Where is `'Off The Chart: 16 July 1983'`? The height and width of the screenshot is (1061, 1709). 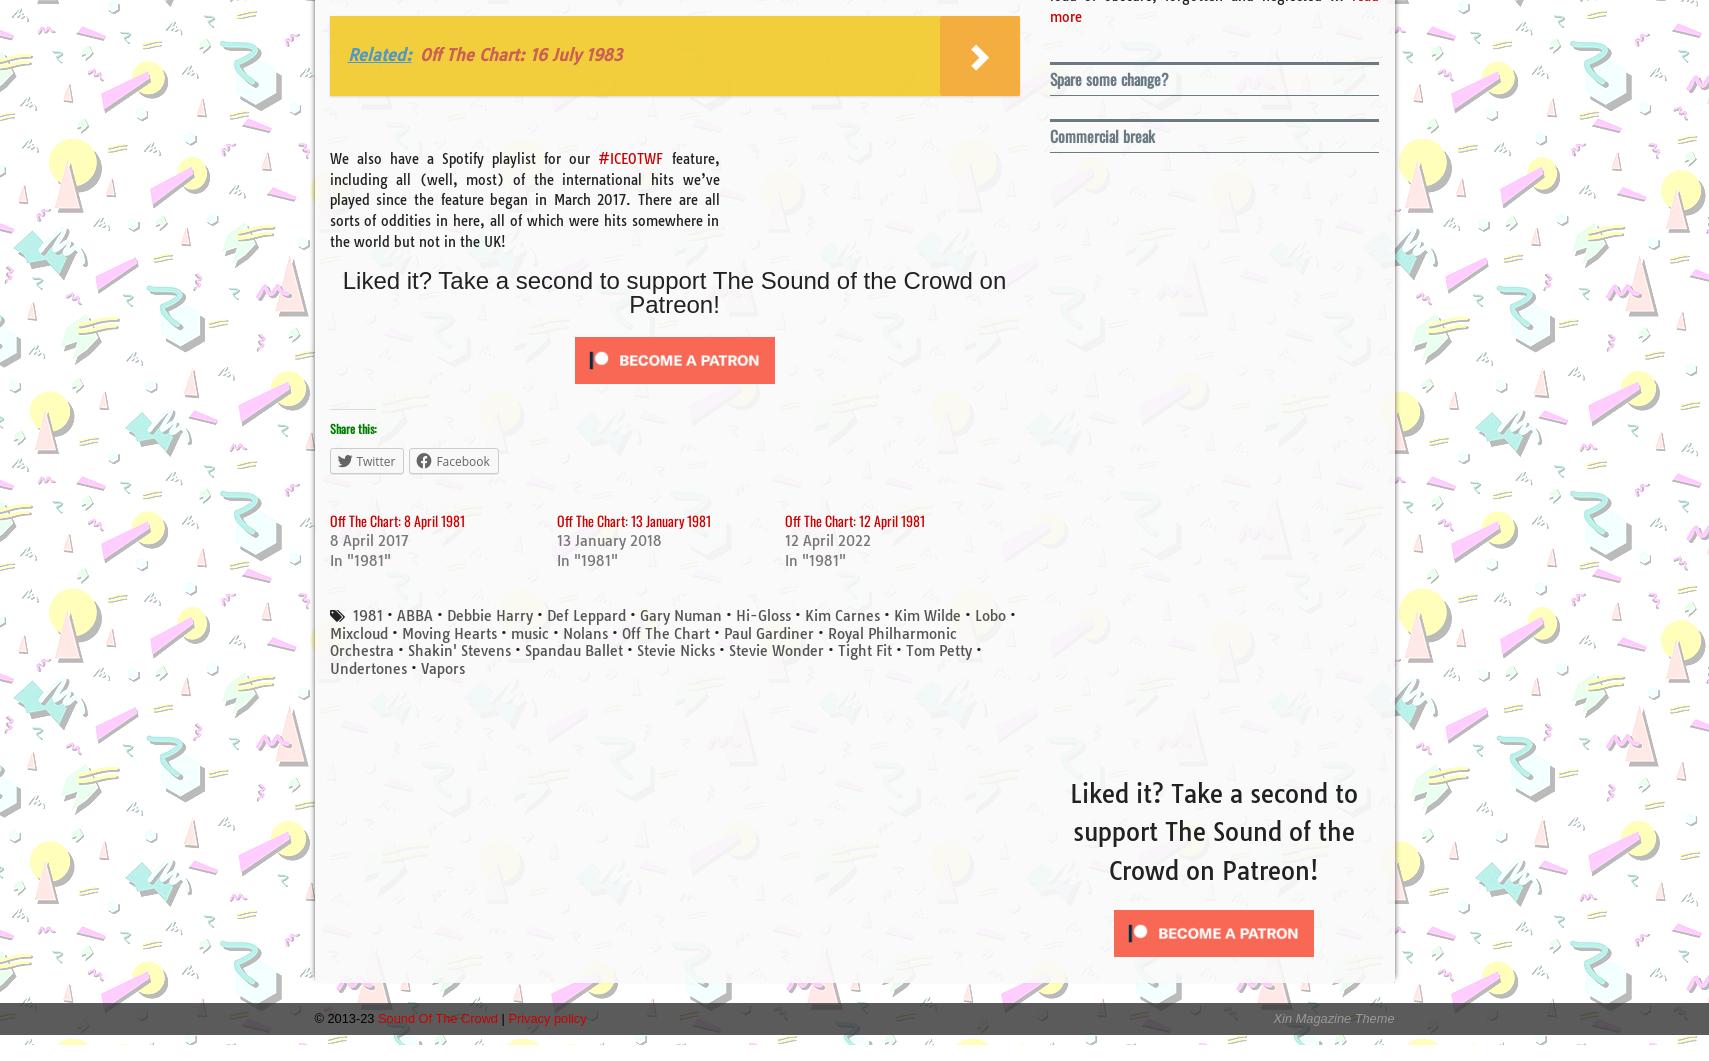
'Off The Chart: 16 July 1983' is located at coordinates (419, 54).